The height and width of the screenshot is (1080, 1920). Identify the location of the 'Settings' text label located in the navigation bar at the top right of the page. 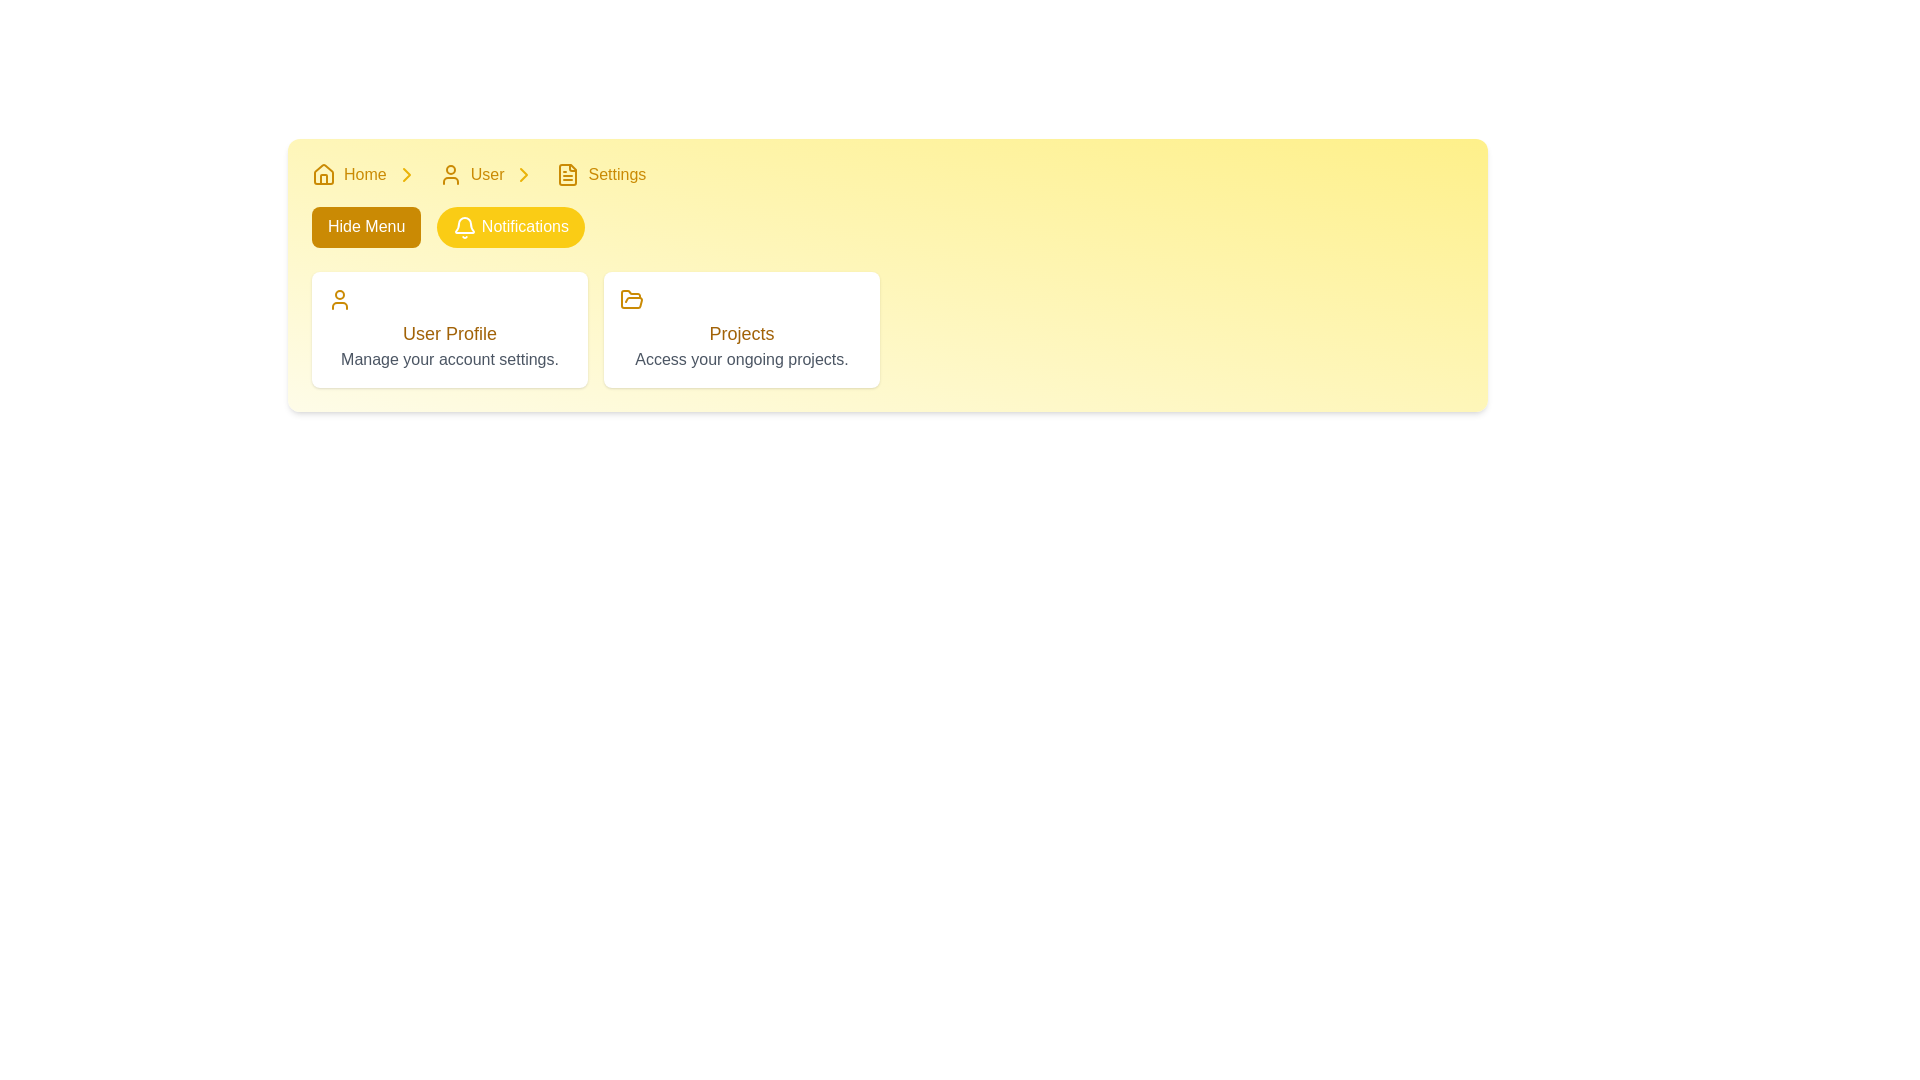
(616, 173).